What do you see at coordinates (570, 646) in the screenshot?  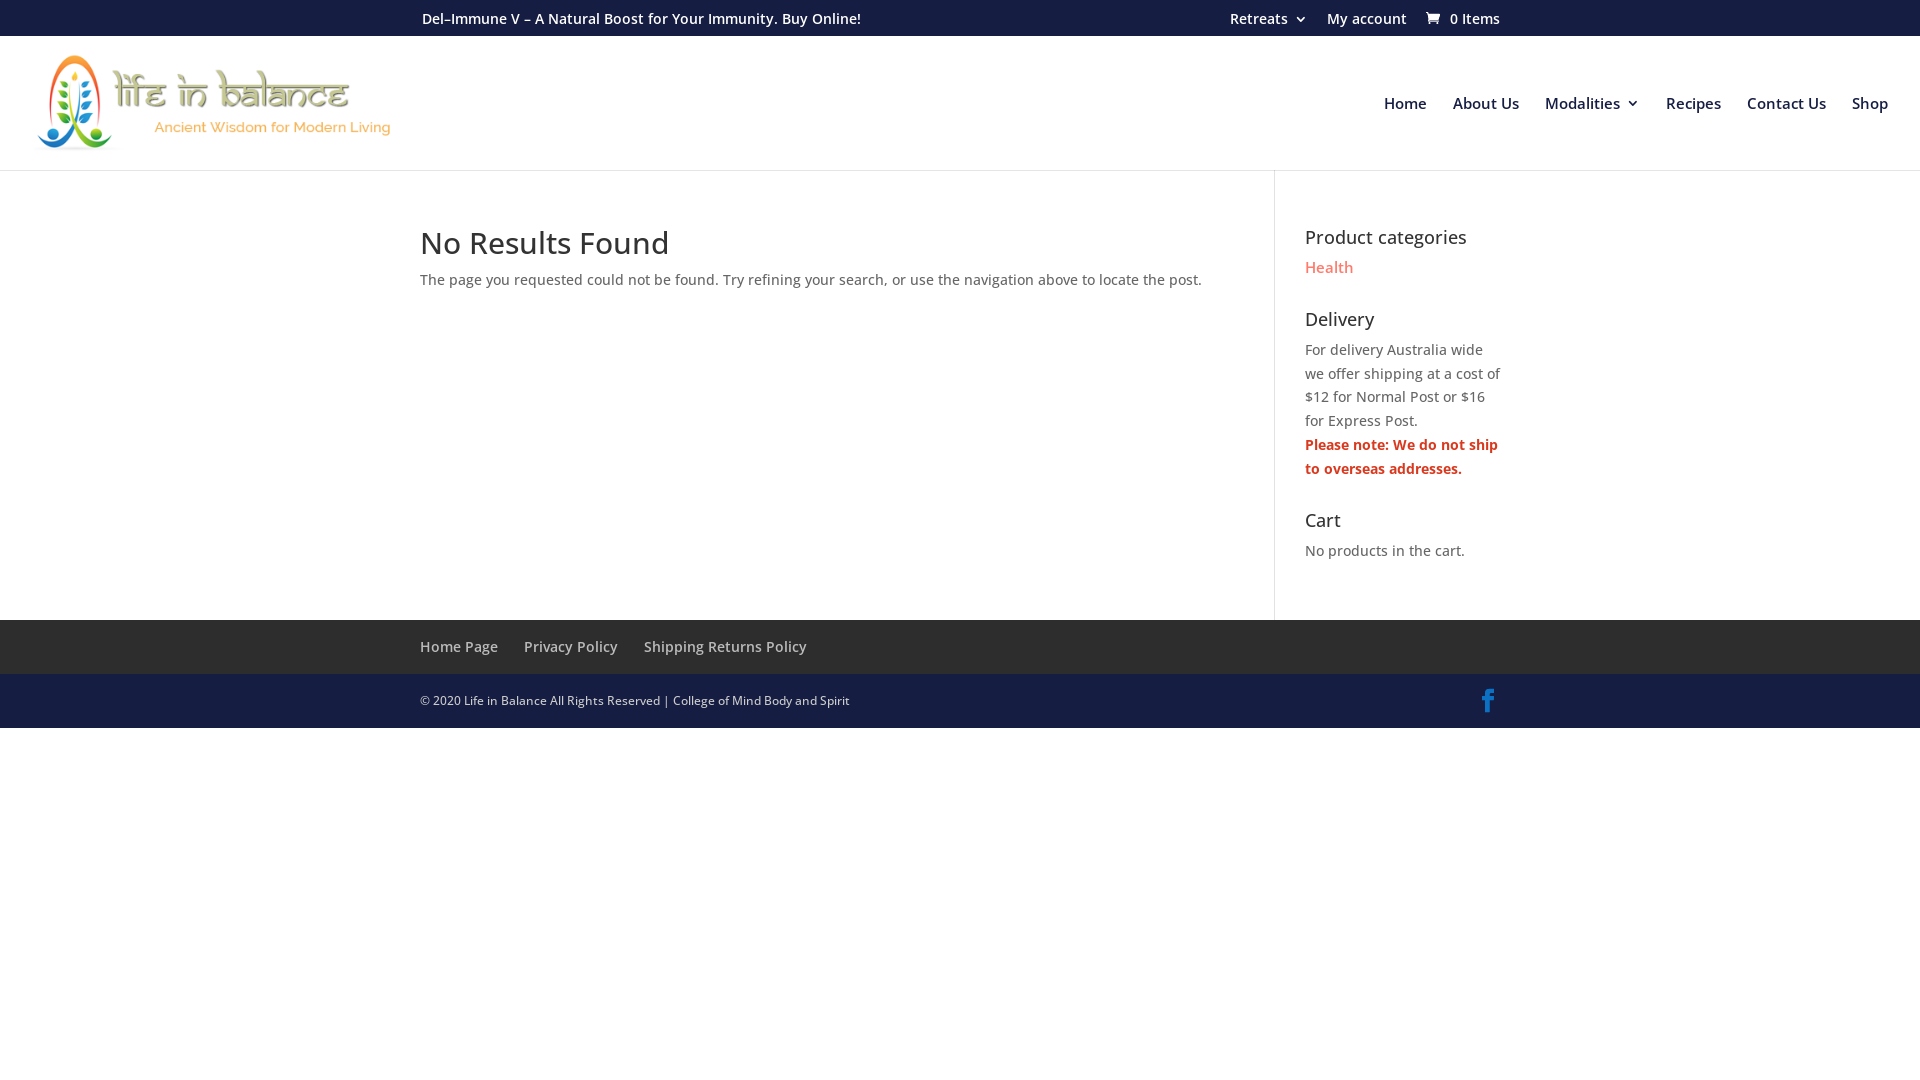 I see `'Privacy Policy'` at bounding box center [570, 646].